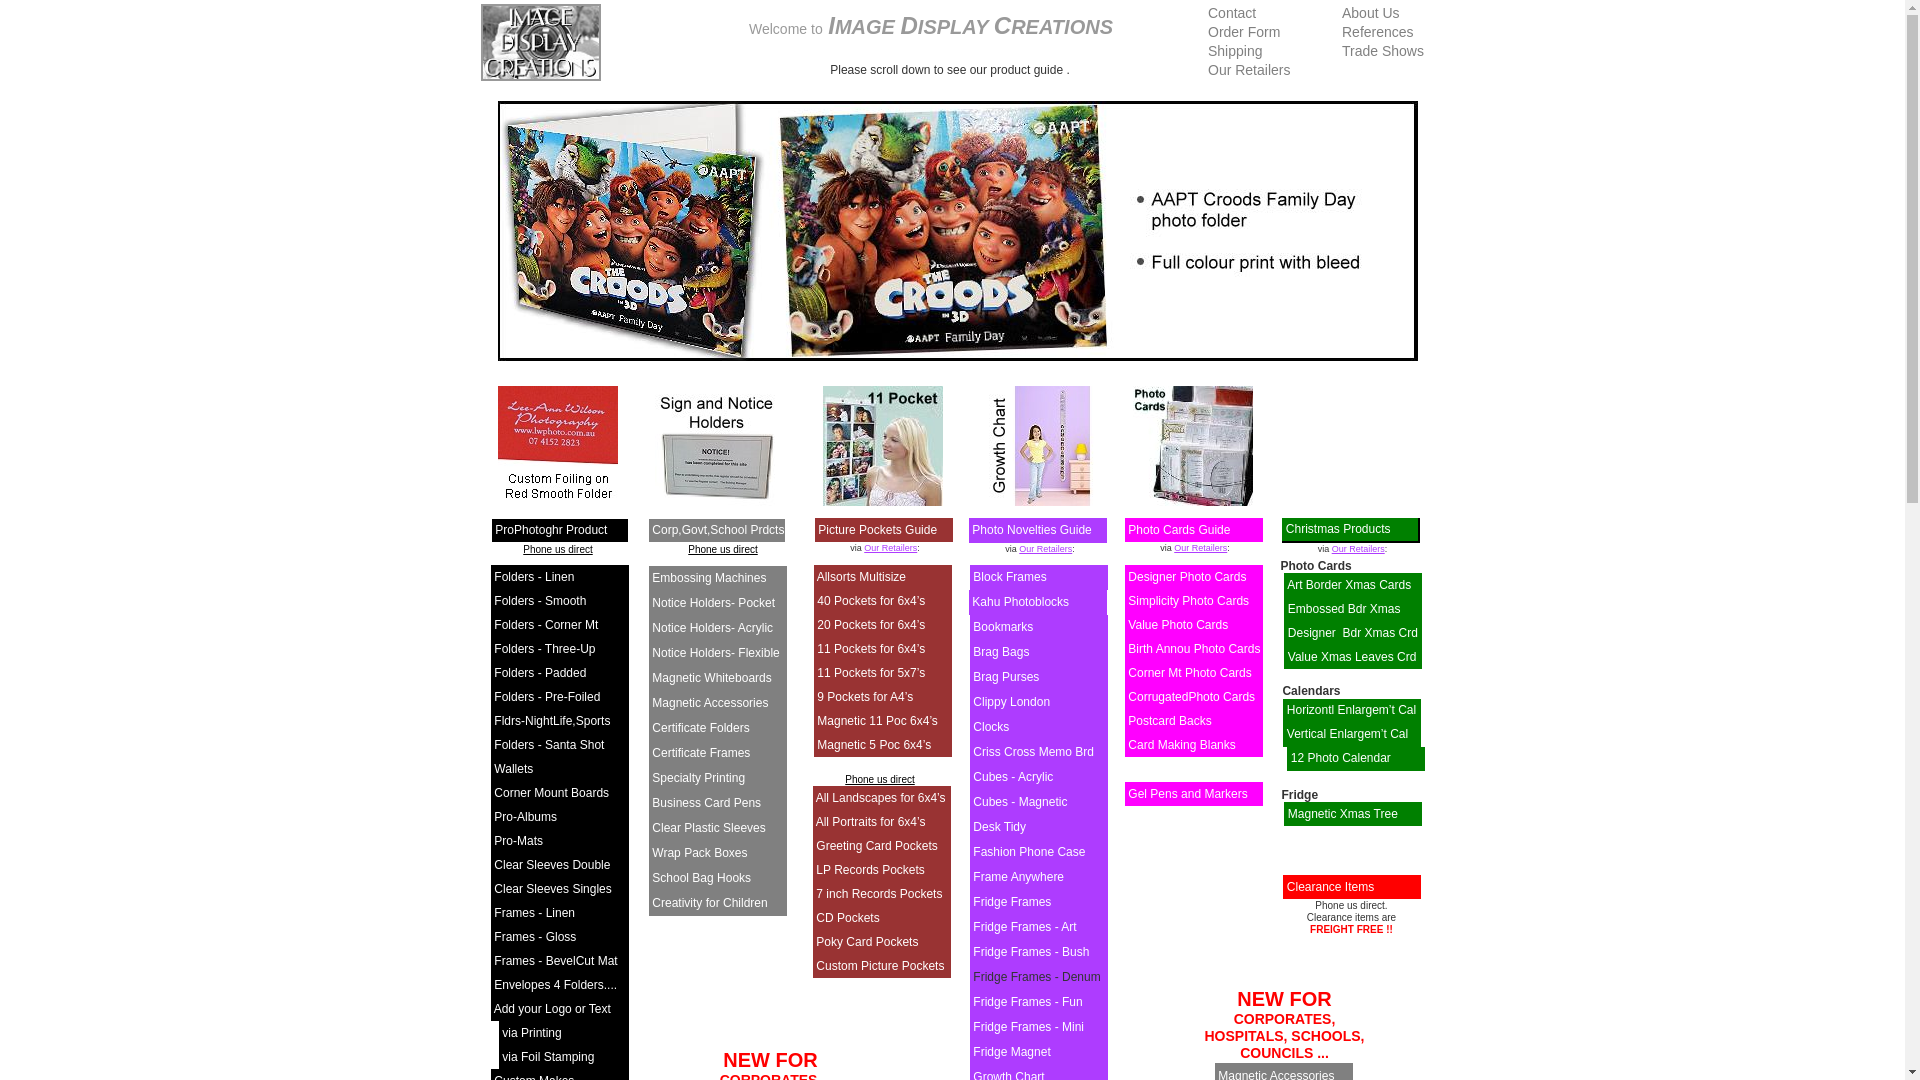 The width and height of the screenshot is (1920, 1080). What do you see at coordinates (1181, 744) in the screenshot?
I see `'Card Making Blanks'` at bounding box center [1181, 744].